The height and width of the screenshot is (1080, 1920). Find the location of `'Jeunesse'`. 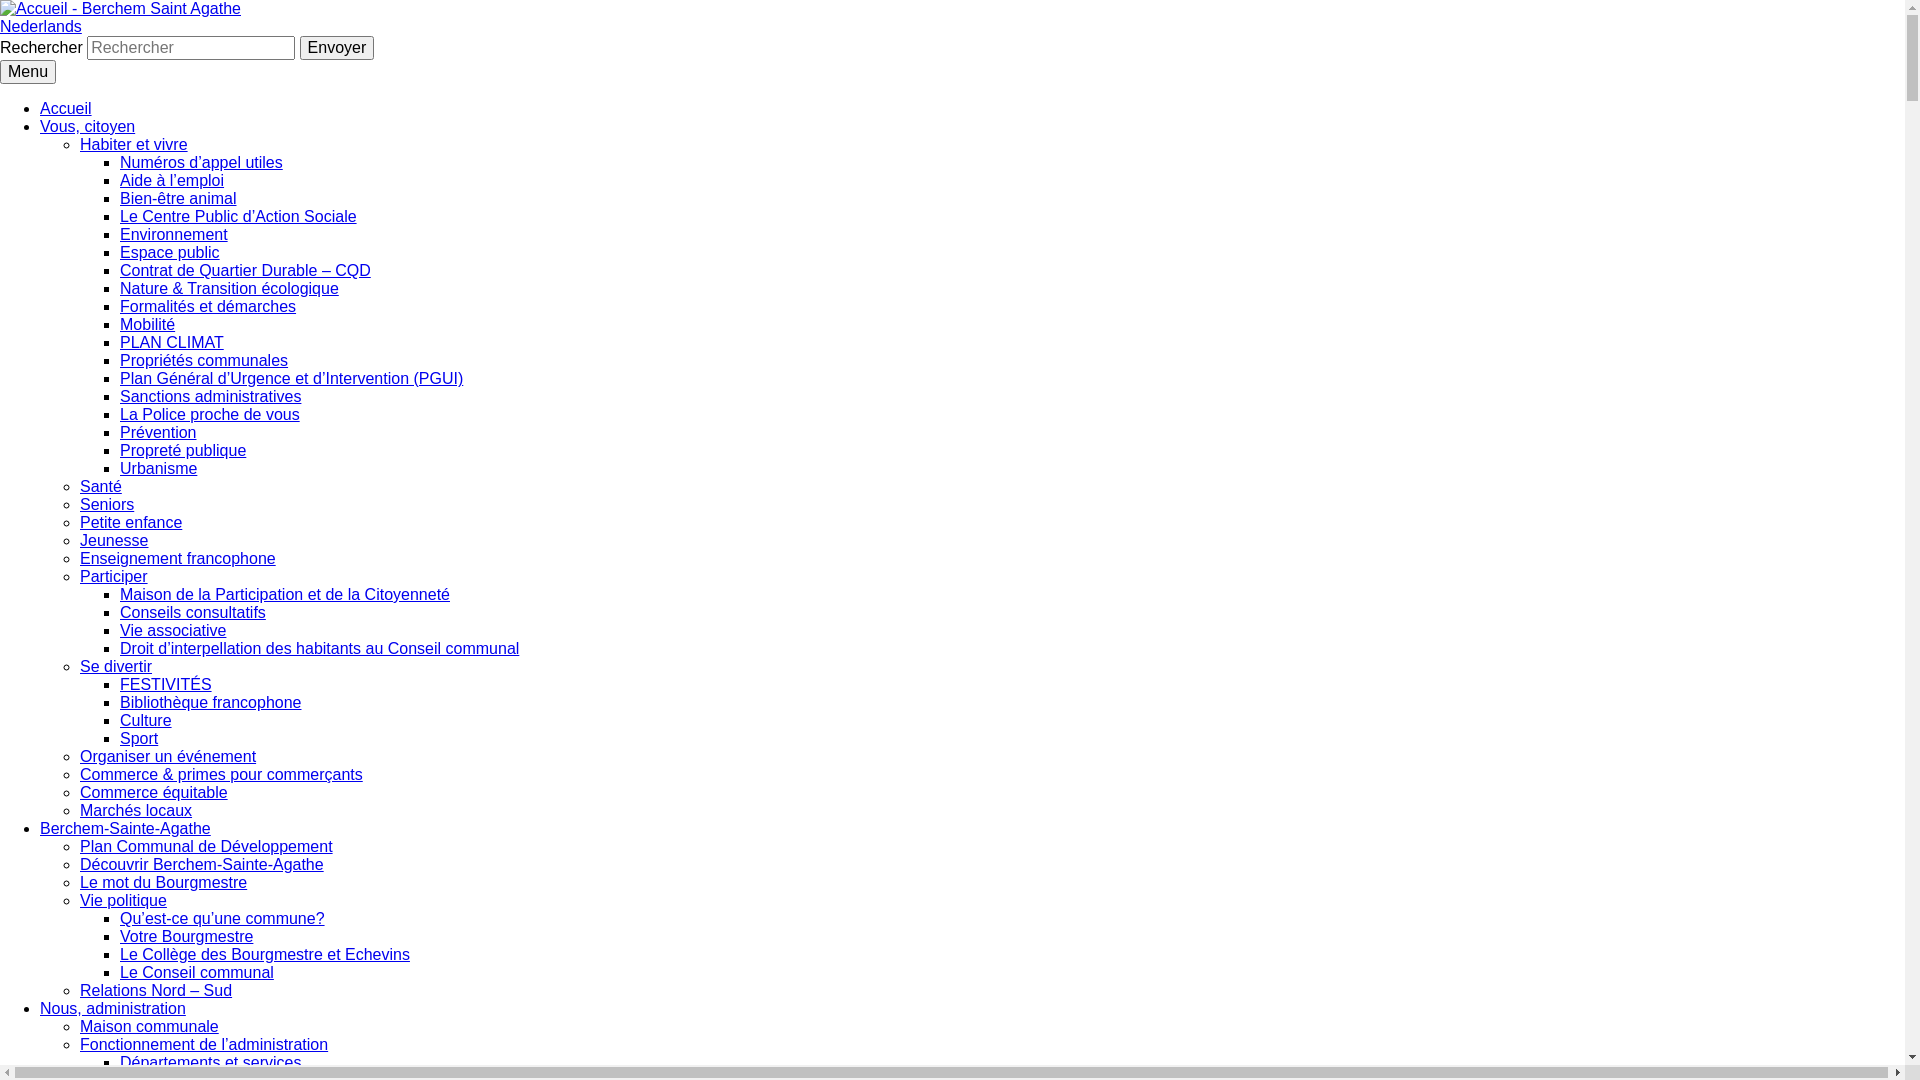

'Jeunesse' is located at coordinates (113, 540).